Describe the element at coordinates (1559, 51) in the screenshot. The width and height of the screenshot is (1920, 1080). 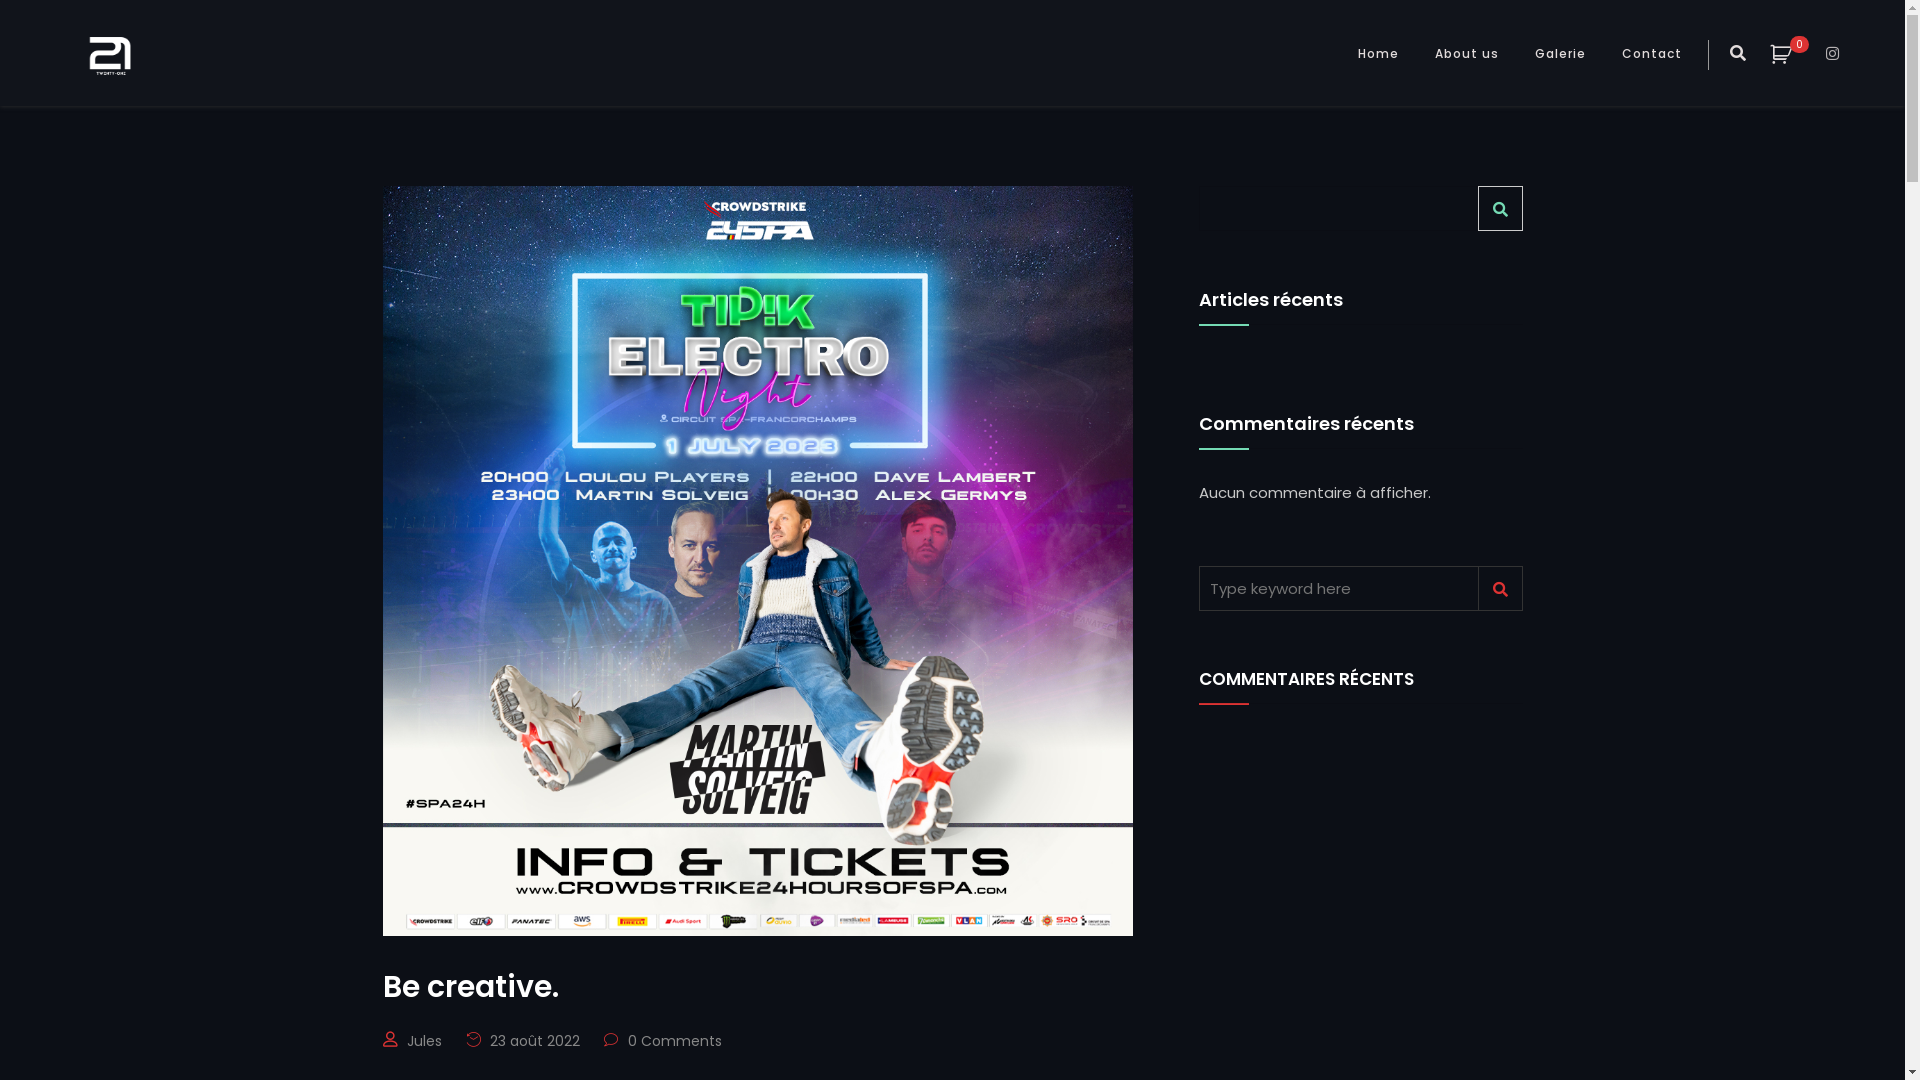
I see `'Galerie'` at that location.